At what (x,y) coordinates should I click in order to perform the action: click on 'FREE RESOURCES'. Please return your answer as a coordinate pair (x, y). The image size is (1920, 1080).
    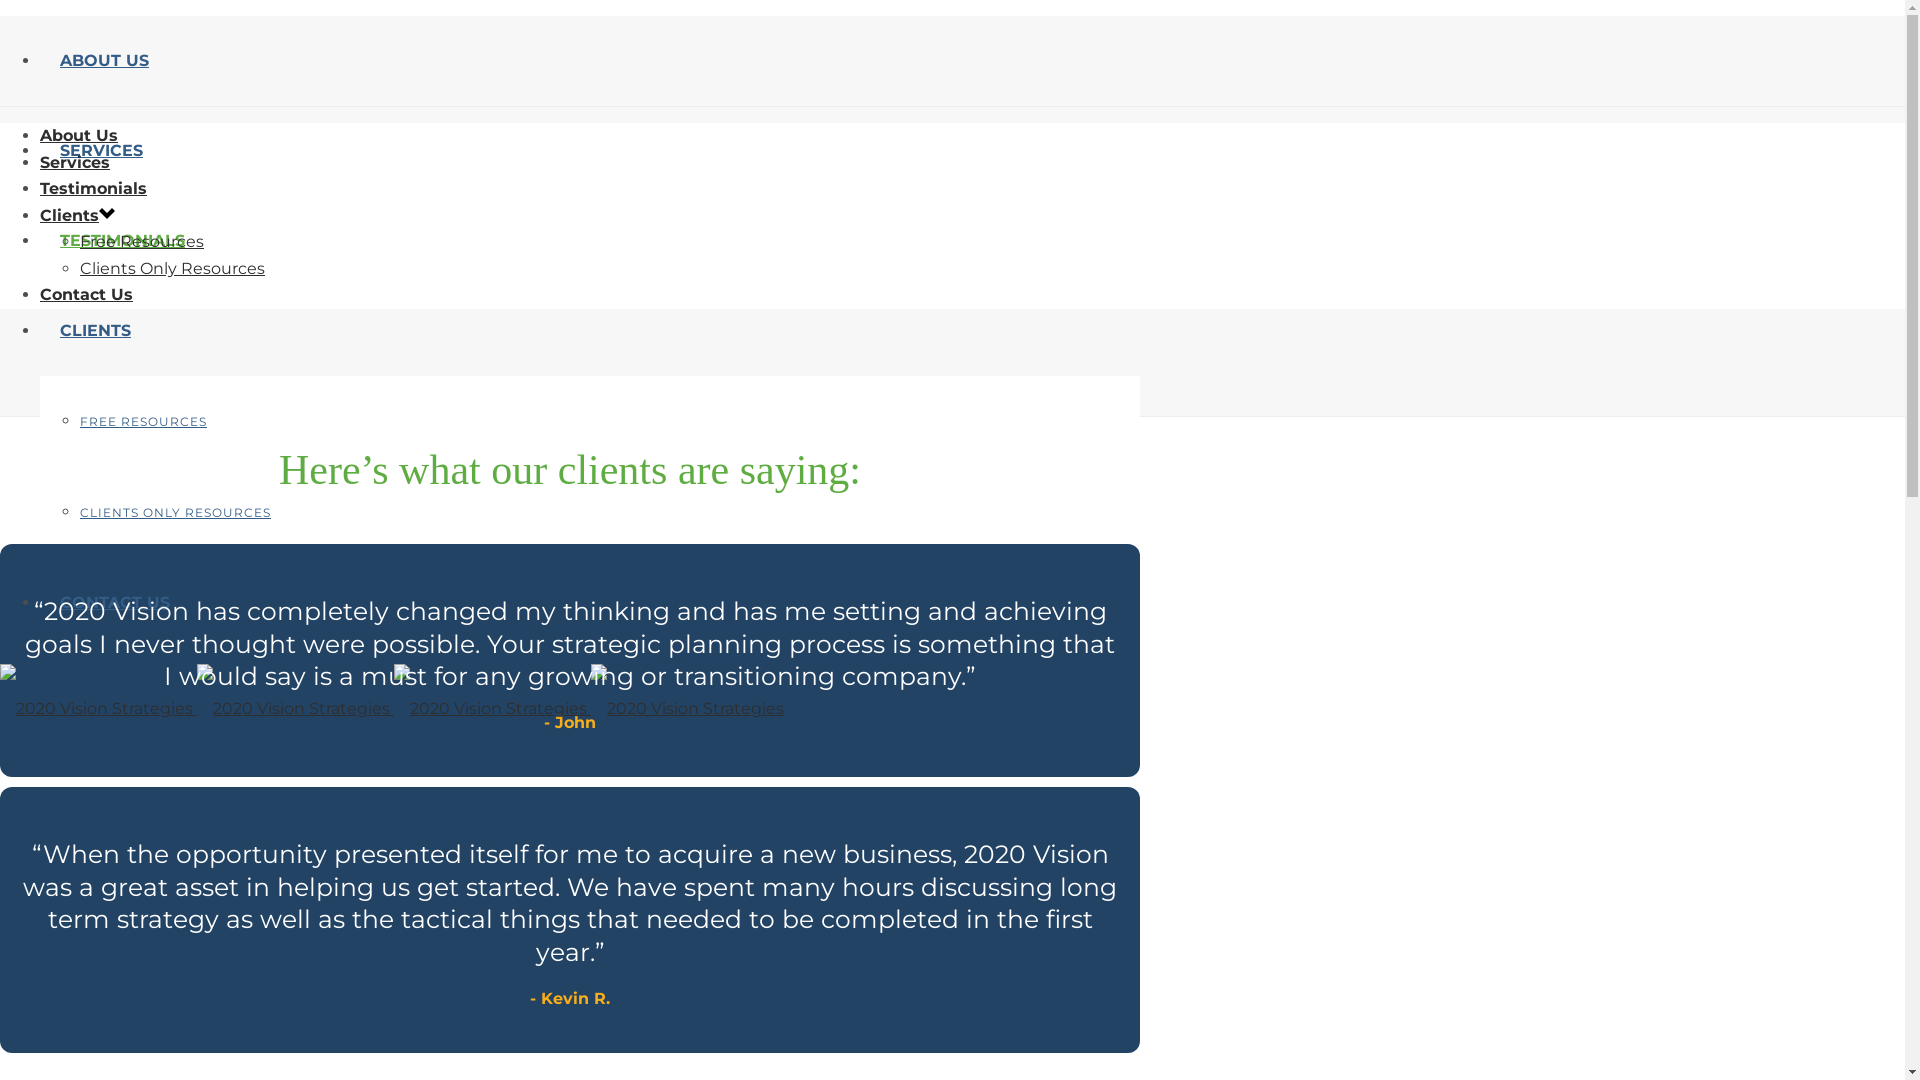
    Looking at the image, I should click on (142, 420).